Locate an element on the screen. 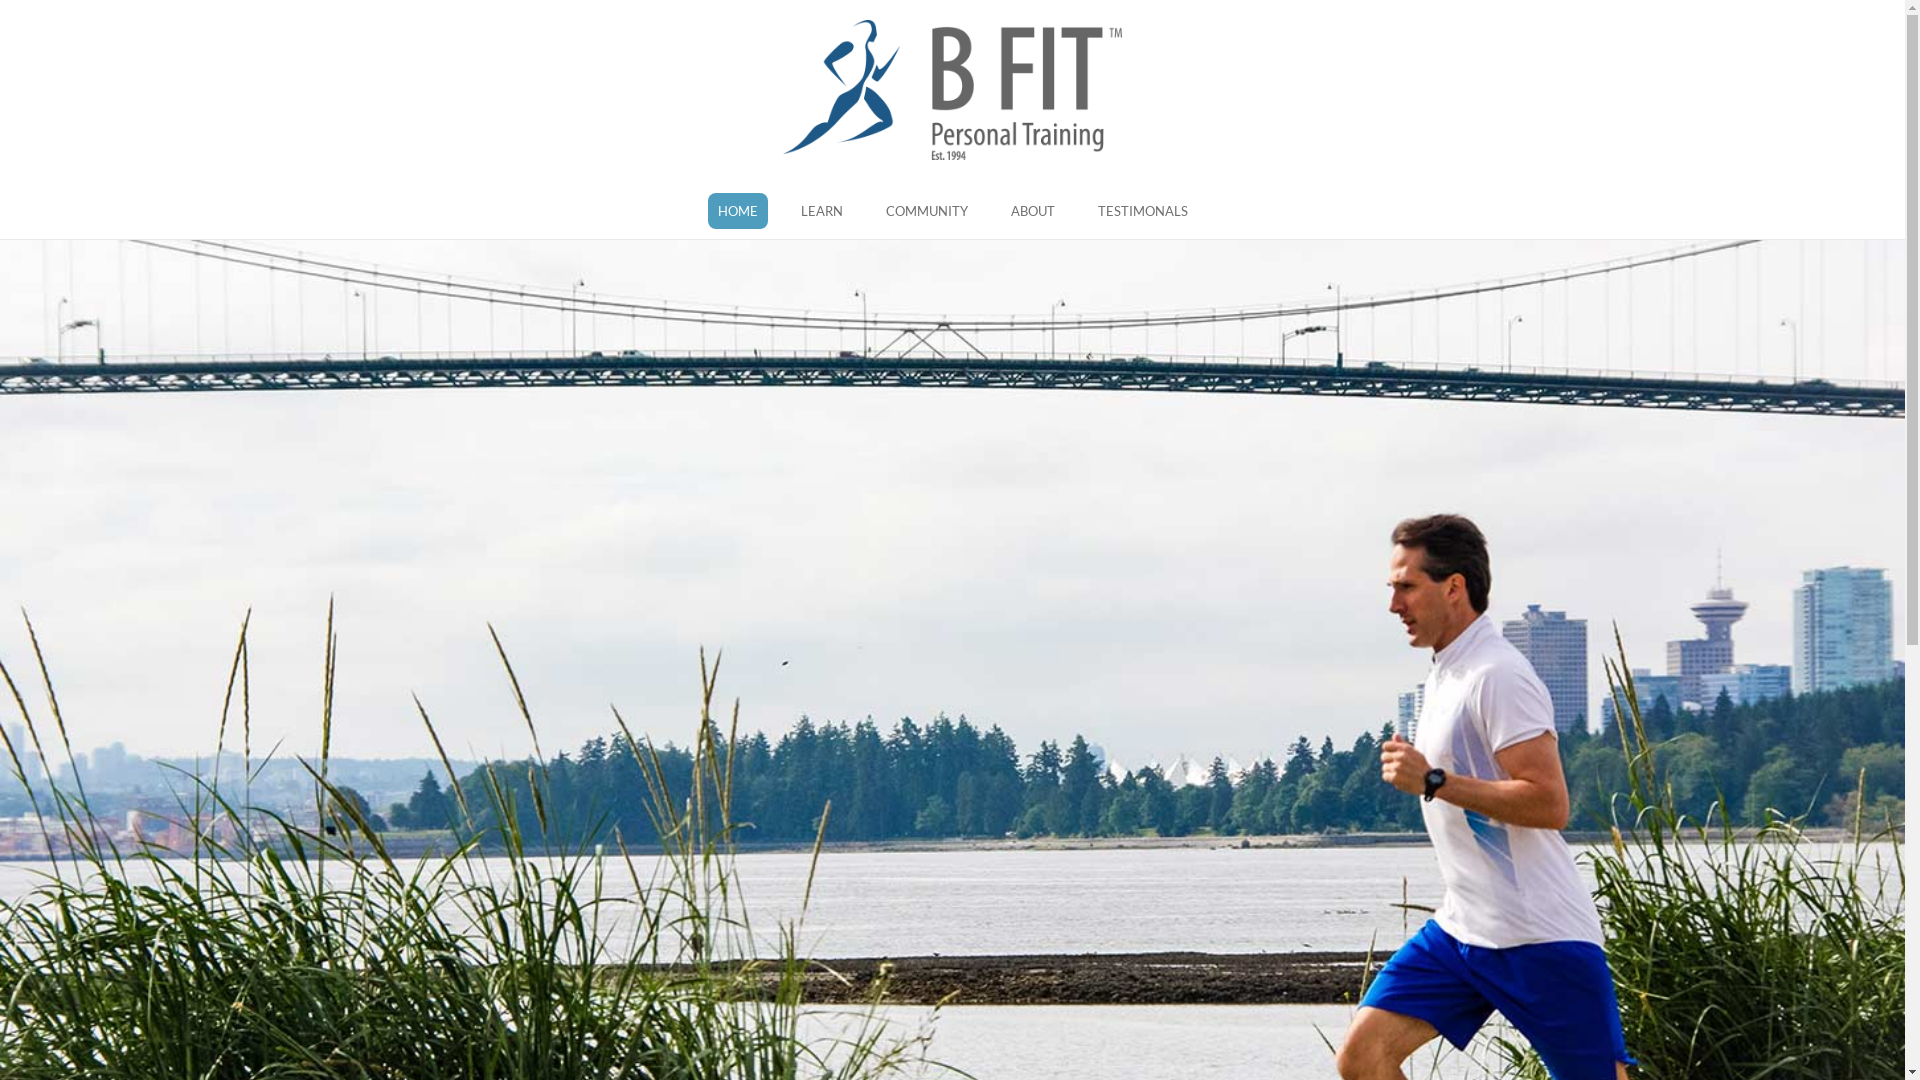  'ABOUT' is located at coordinates (1032, 211).